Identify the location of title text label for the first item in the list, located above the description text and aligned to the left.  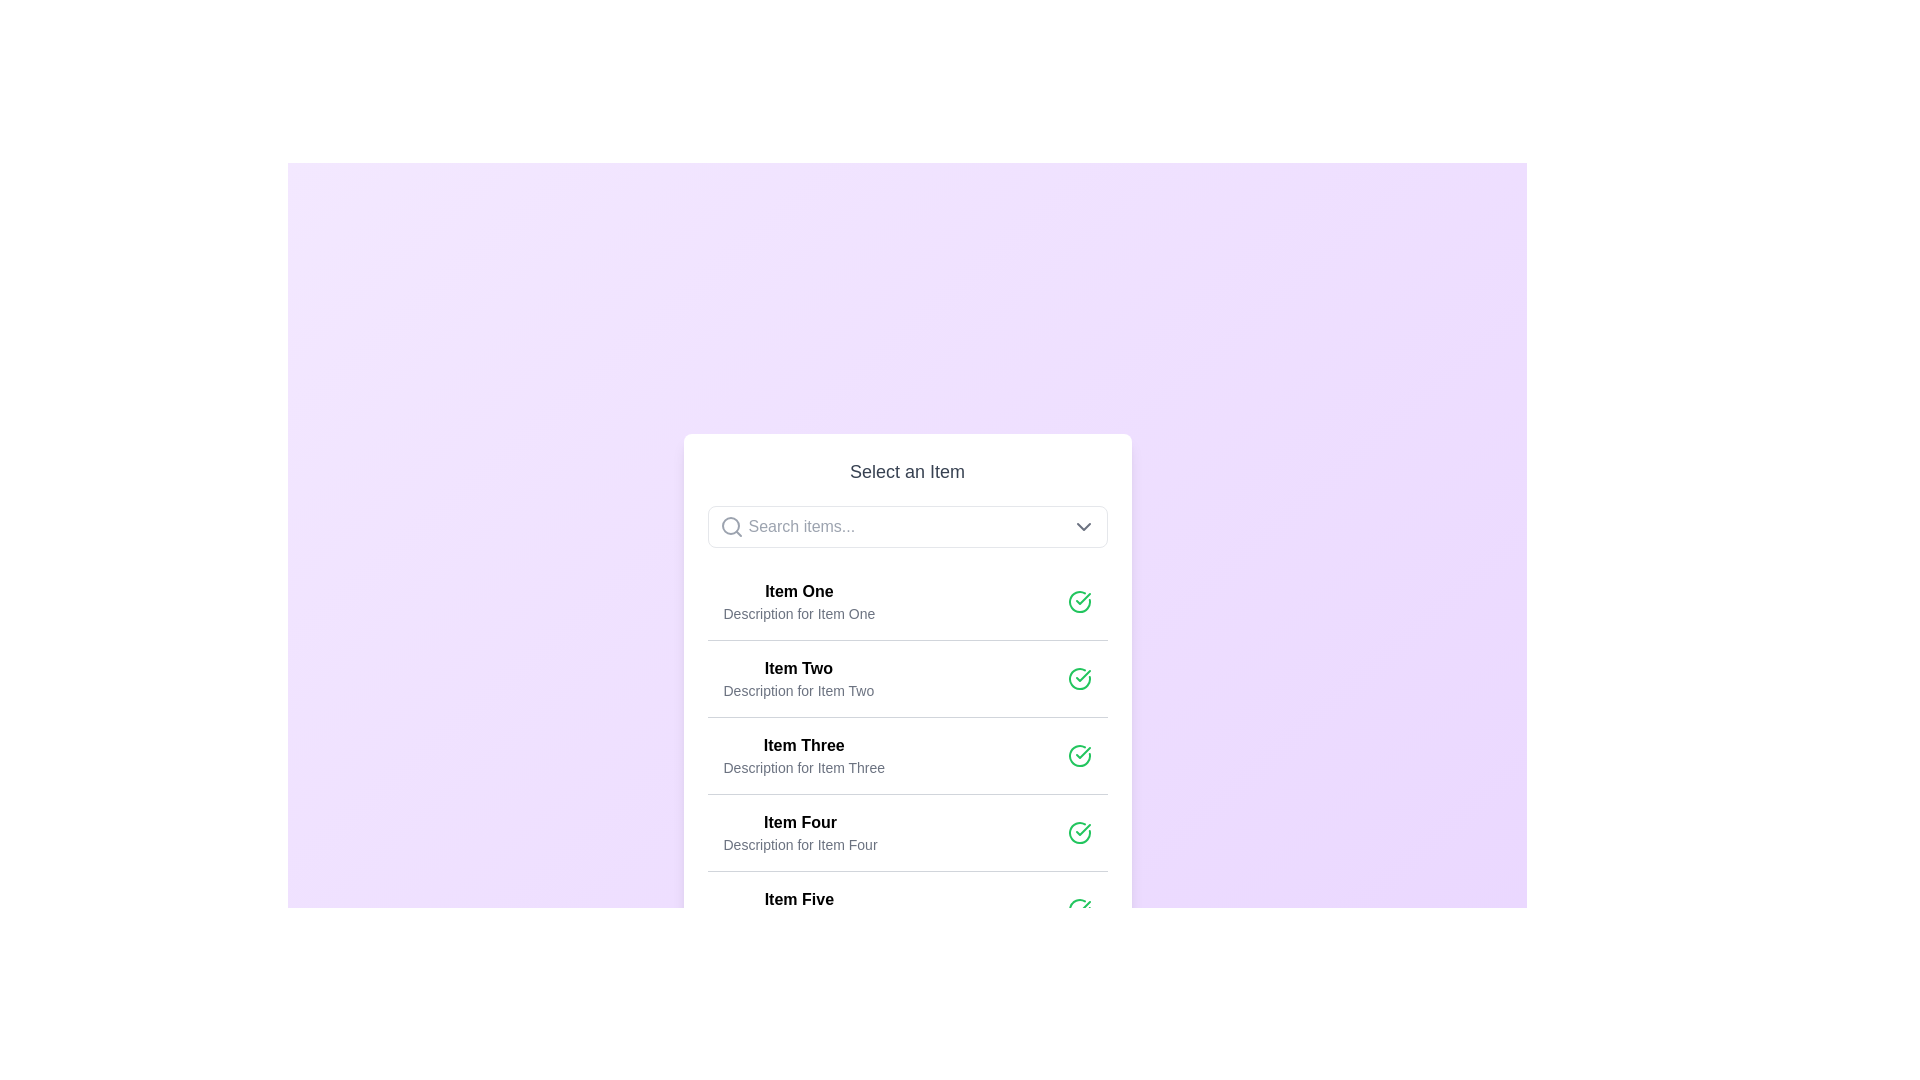
(798, 590).